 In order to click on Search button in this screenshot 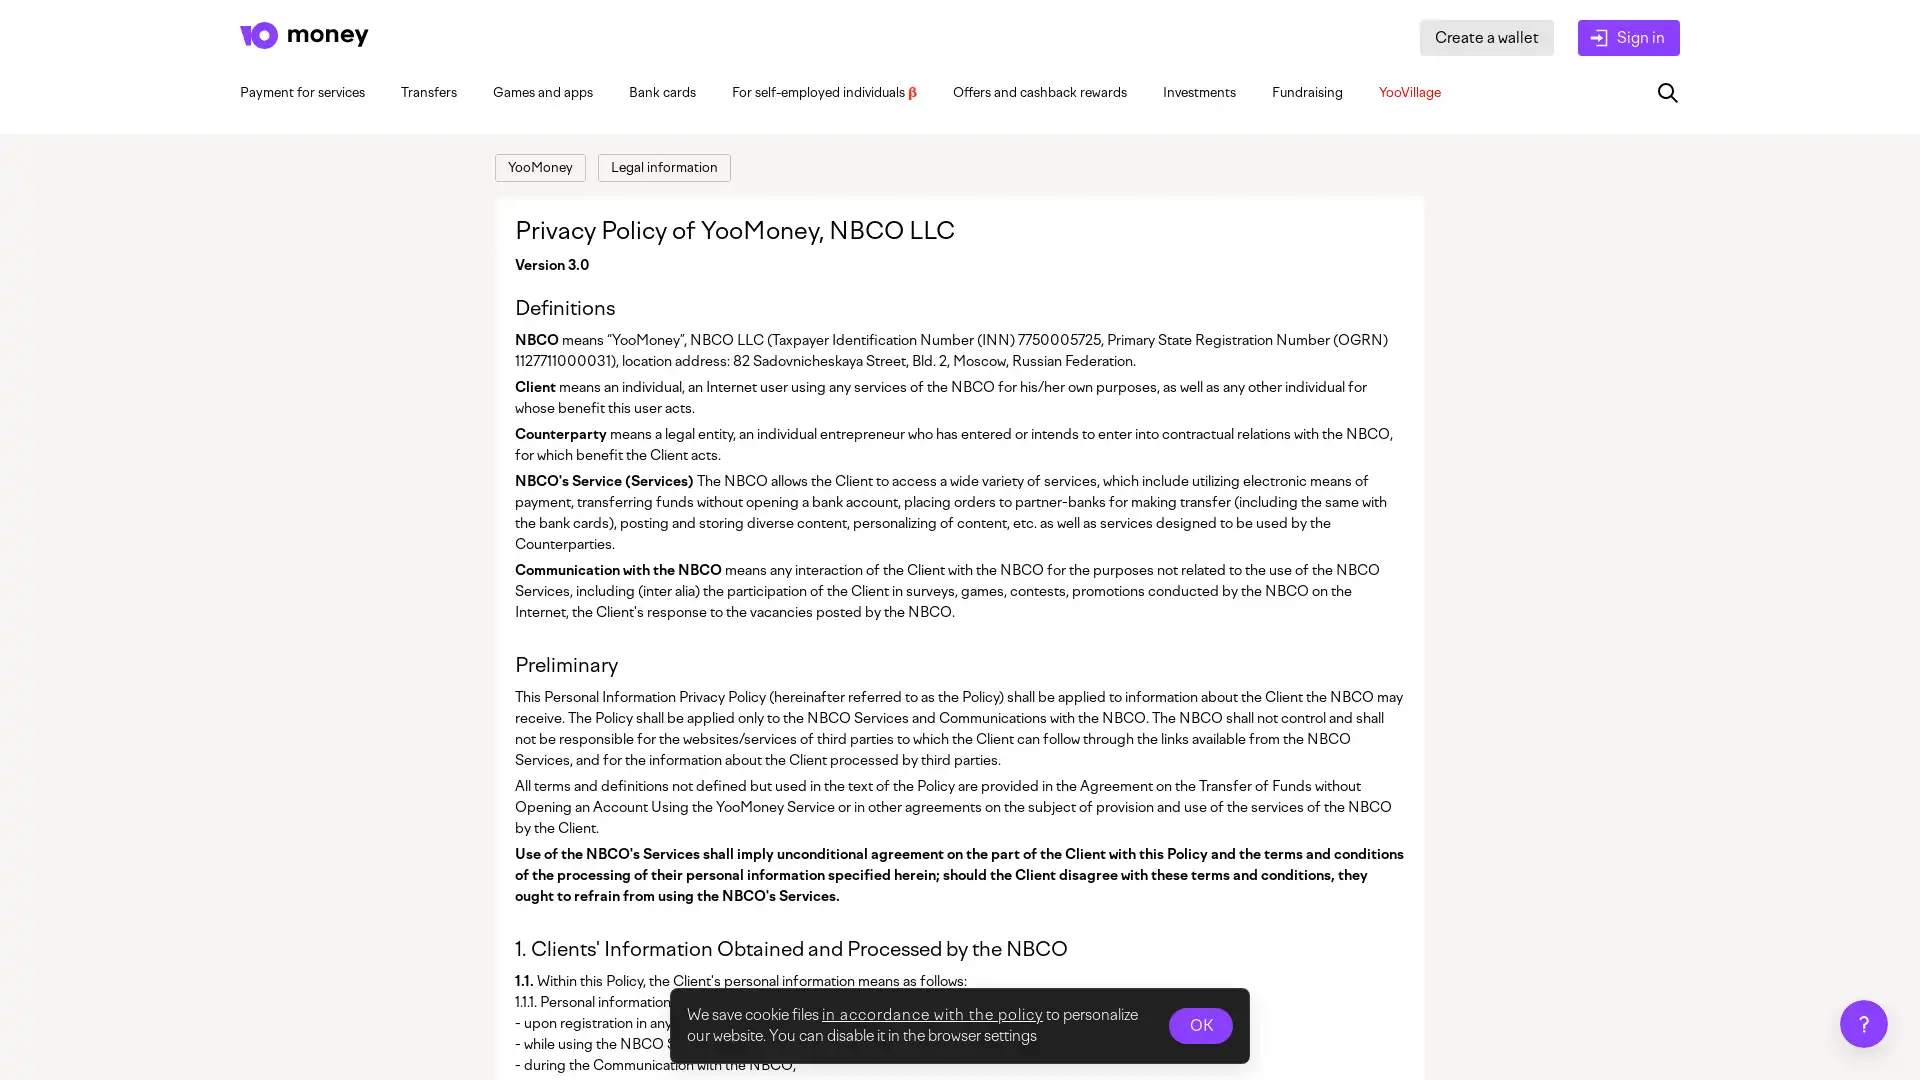, I will do `click(1668, 92)`.